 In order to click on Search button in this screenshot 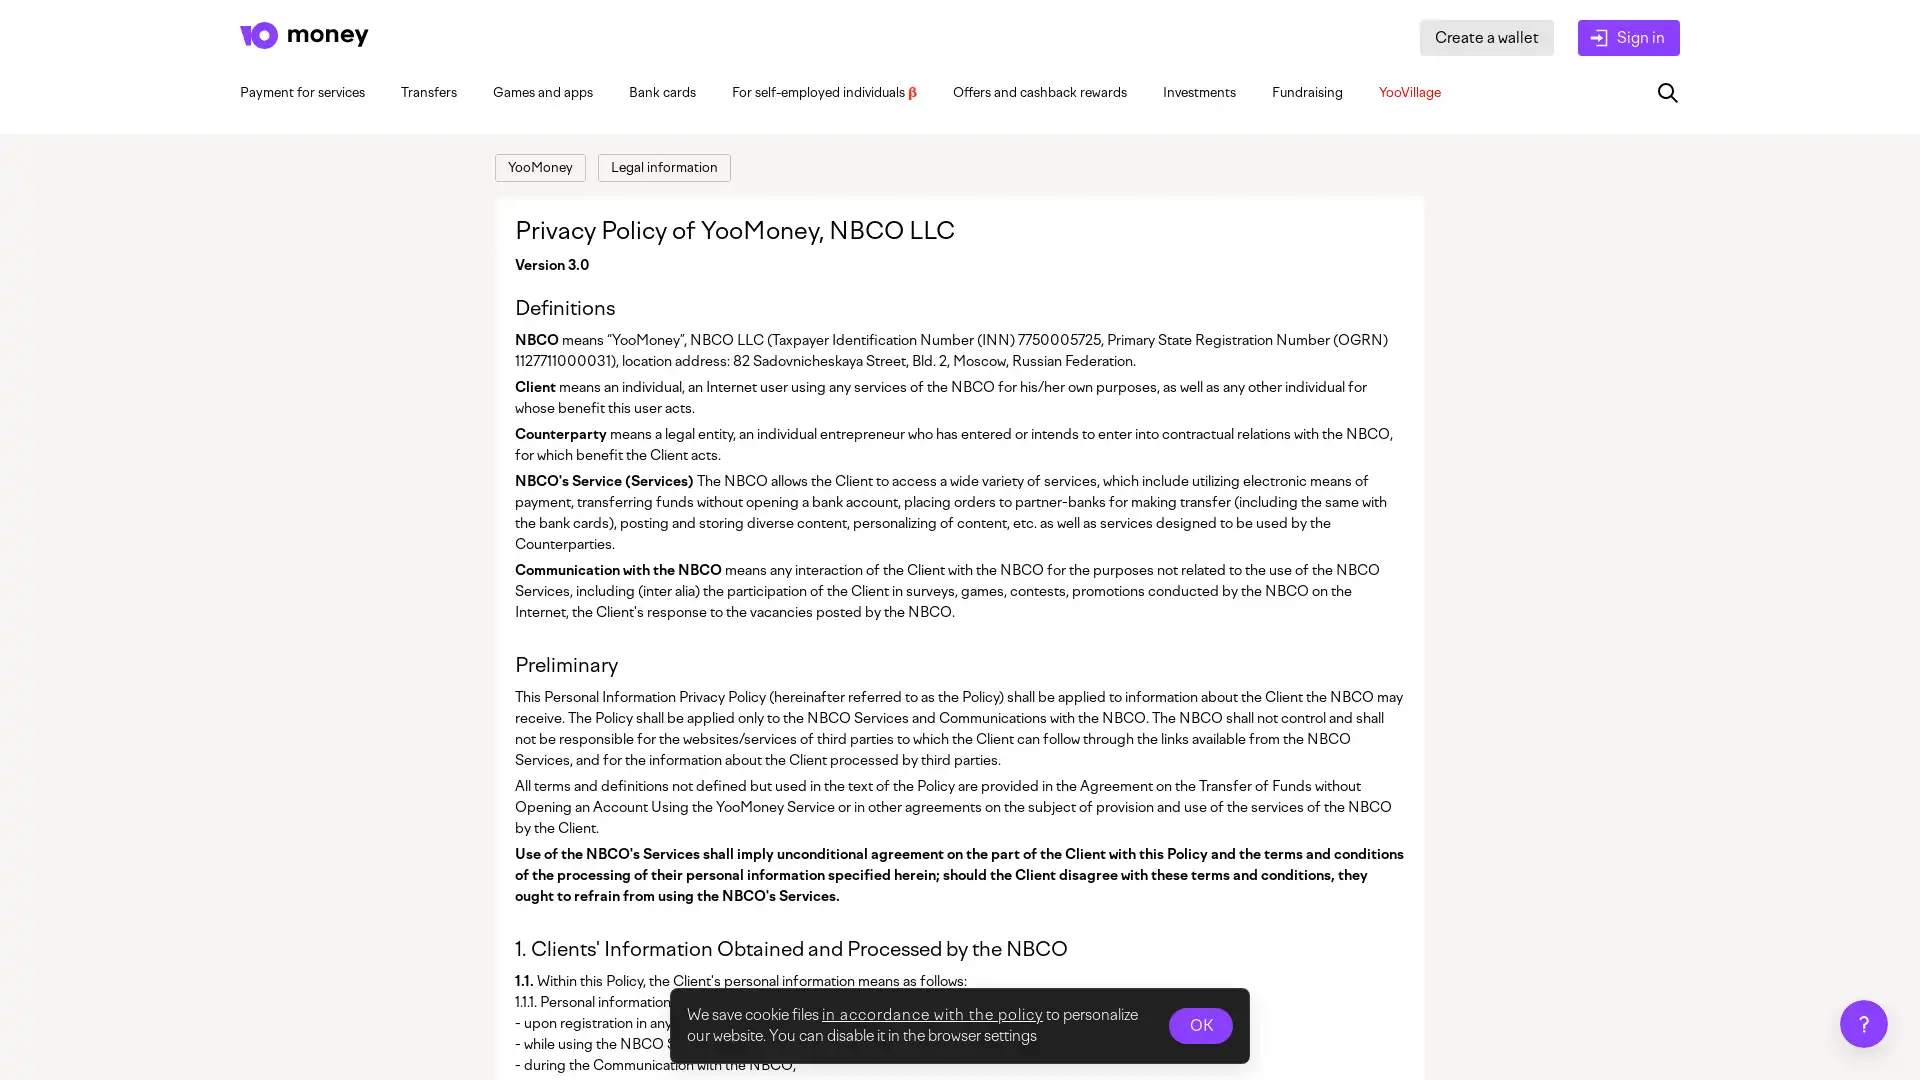, I will do `click(1668, 92)`.